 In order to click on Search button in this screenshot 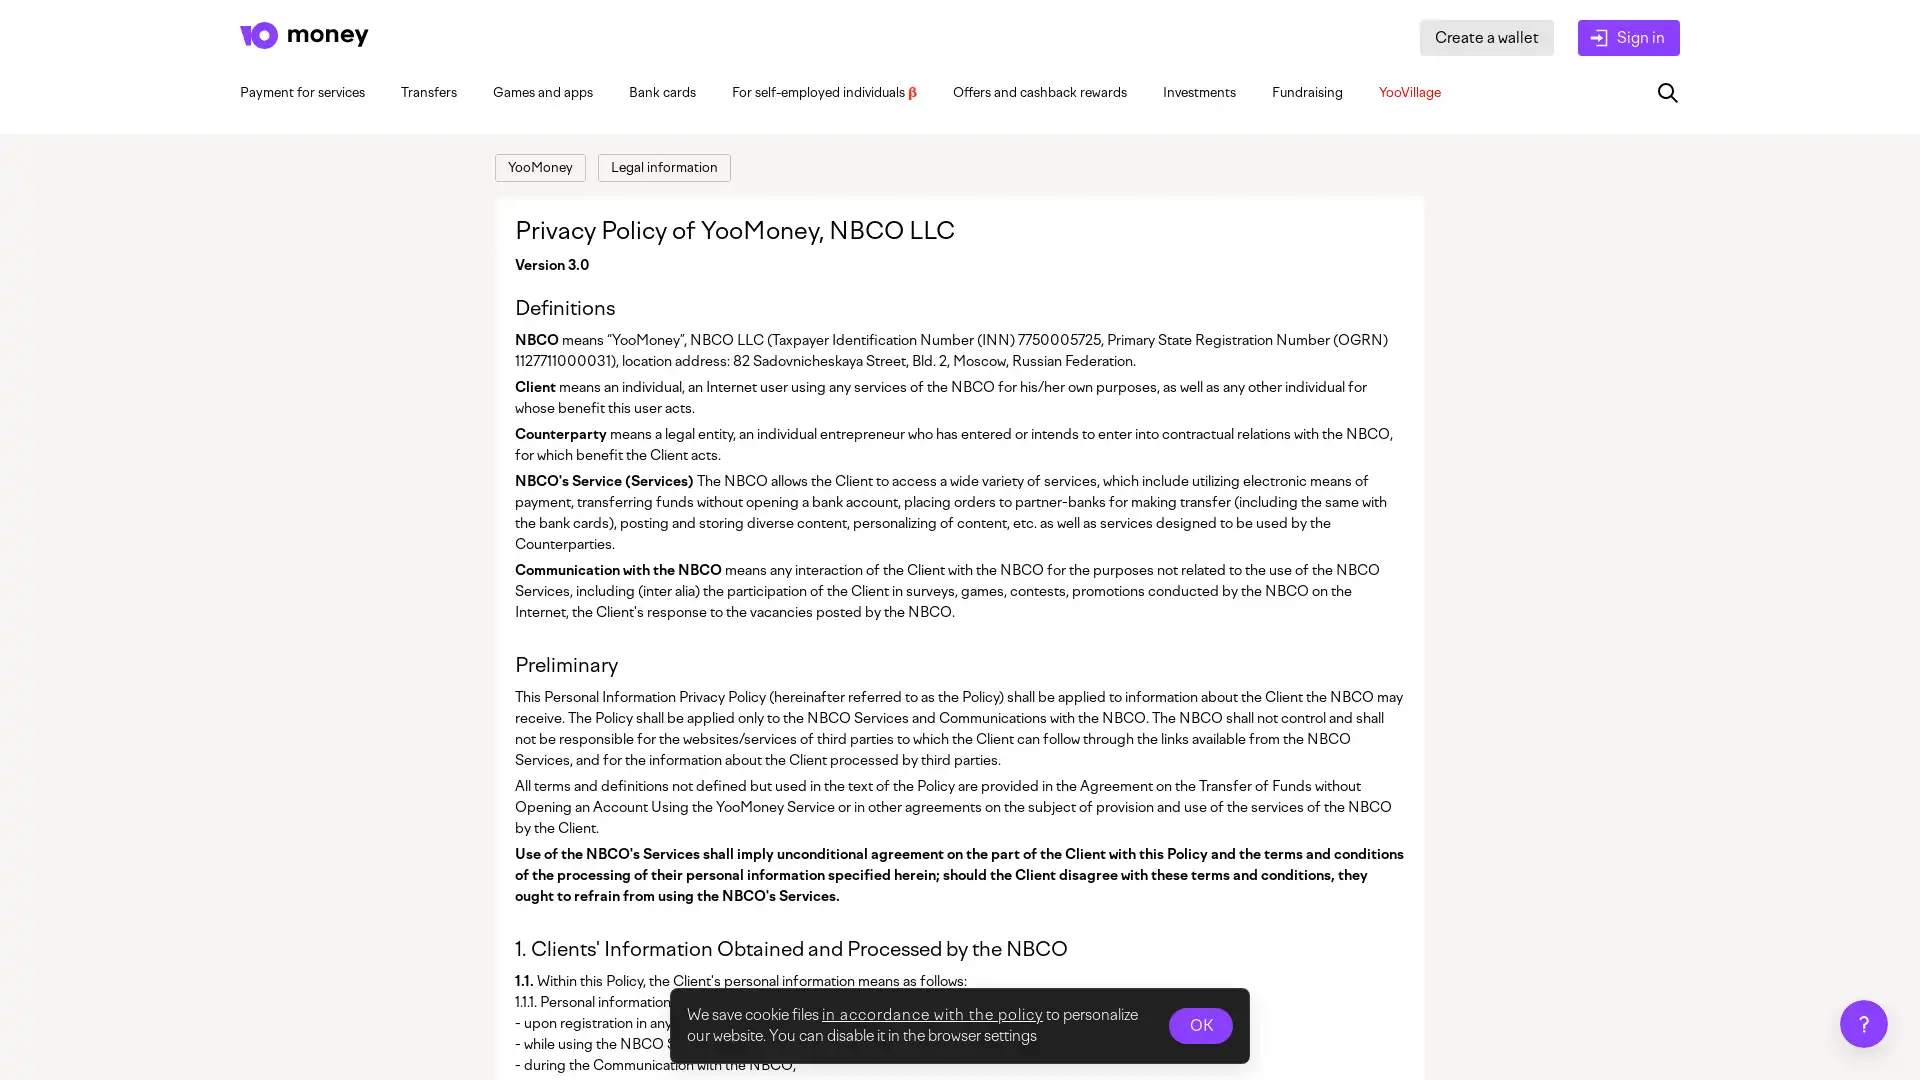, I will do `click(1668, 92)`.